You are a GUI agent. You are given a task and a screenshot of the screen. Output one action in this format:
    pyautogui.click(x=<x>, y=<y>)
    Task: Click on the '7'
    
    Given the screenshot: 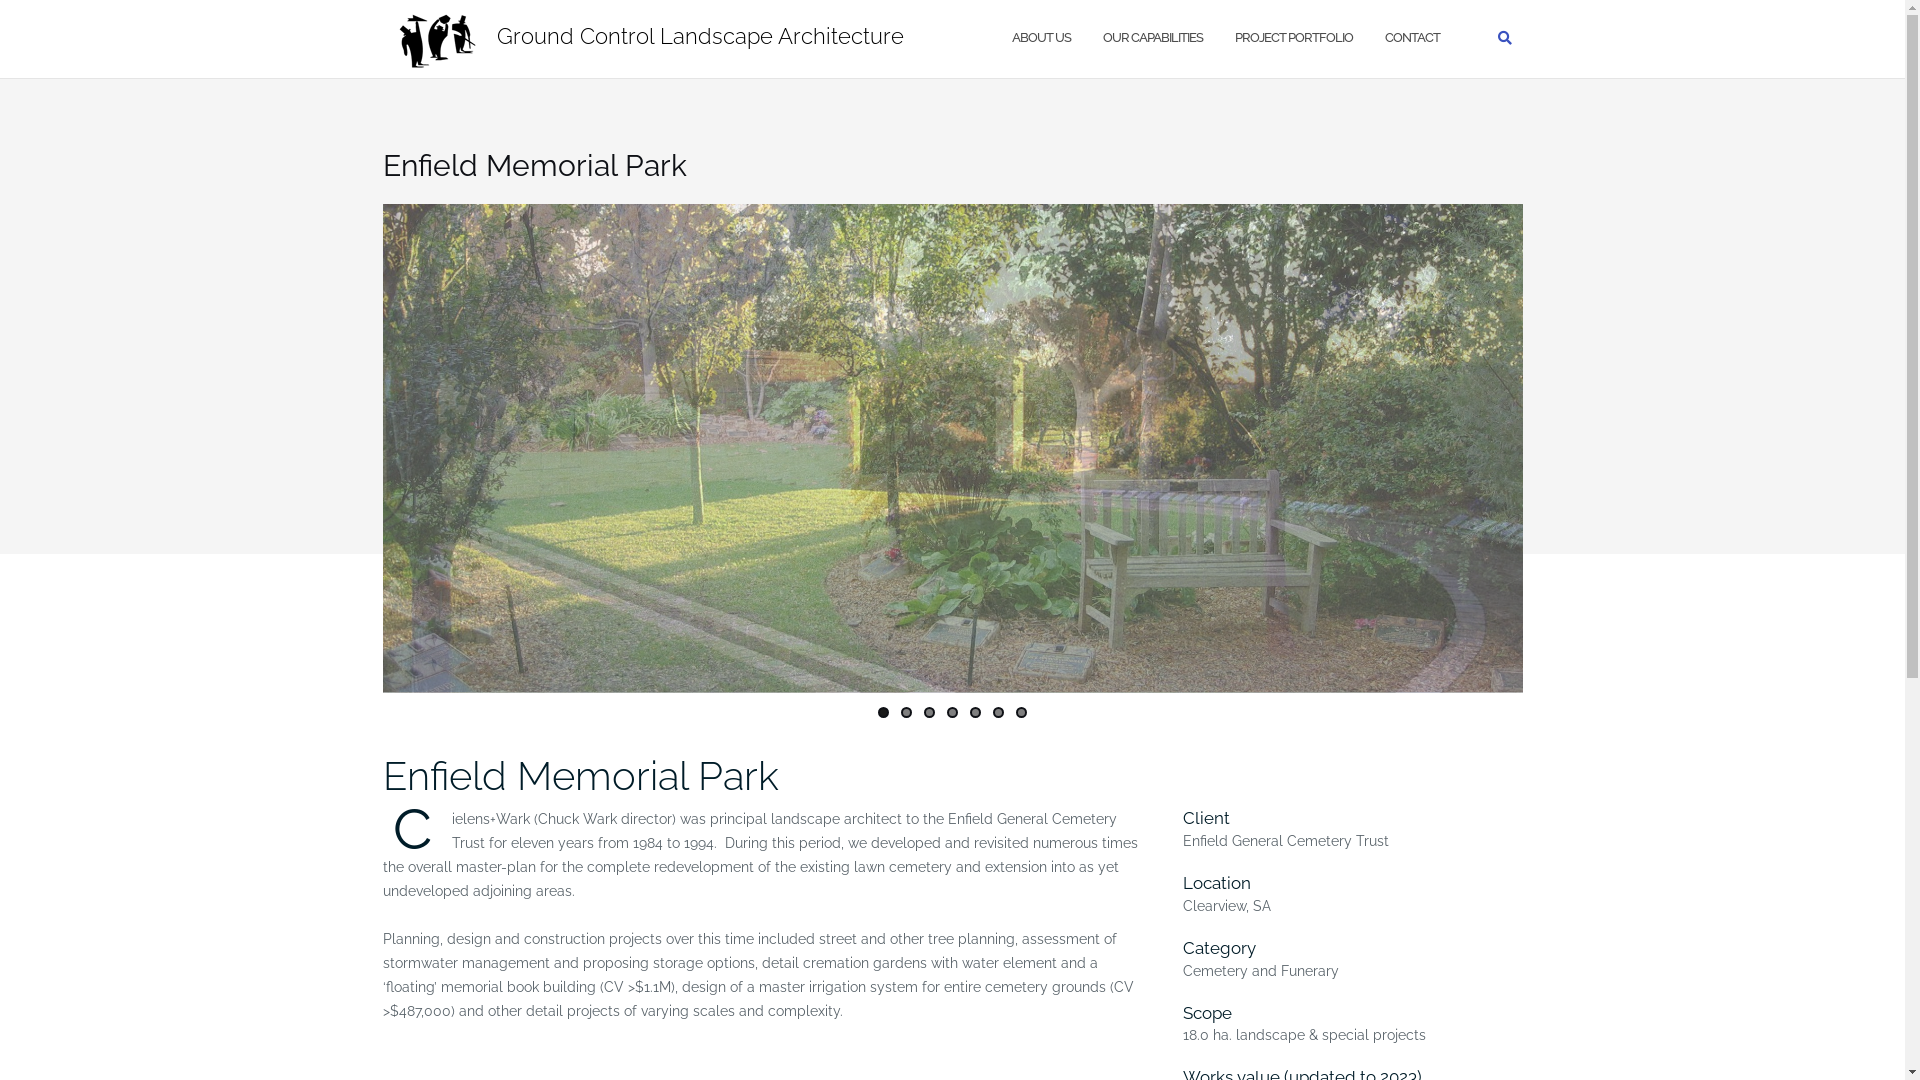 What is the action you would take?
    pyautogui.click(x=1021, y=711)
    